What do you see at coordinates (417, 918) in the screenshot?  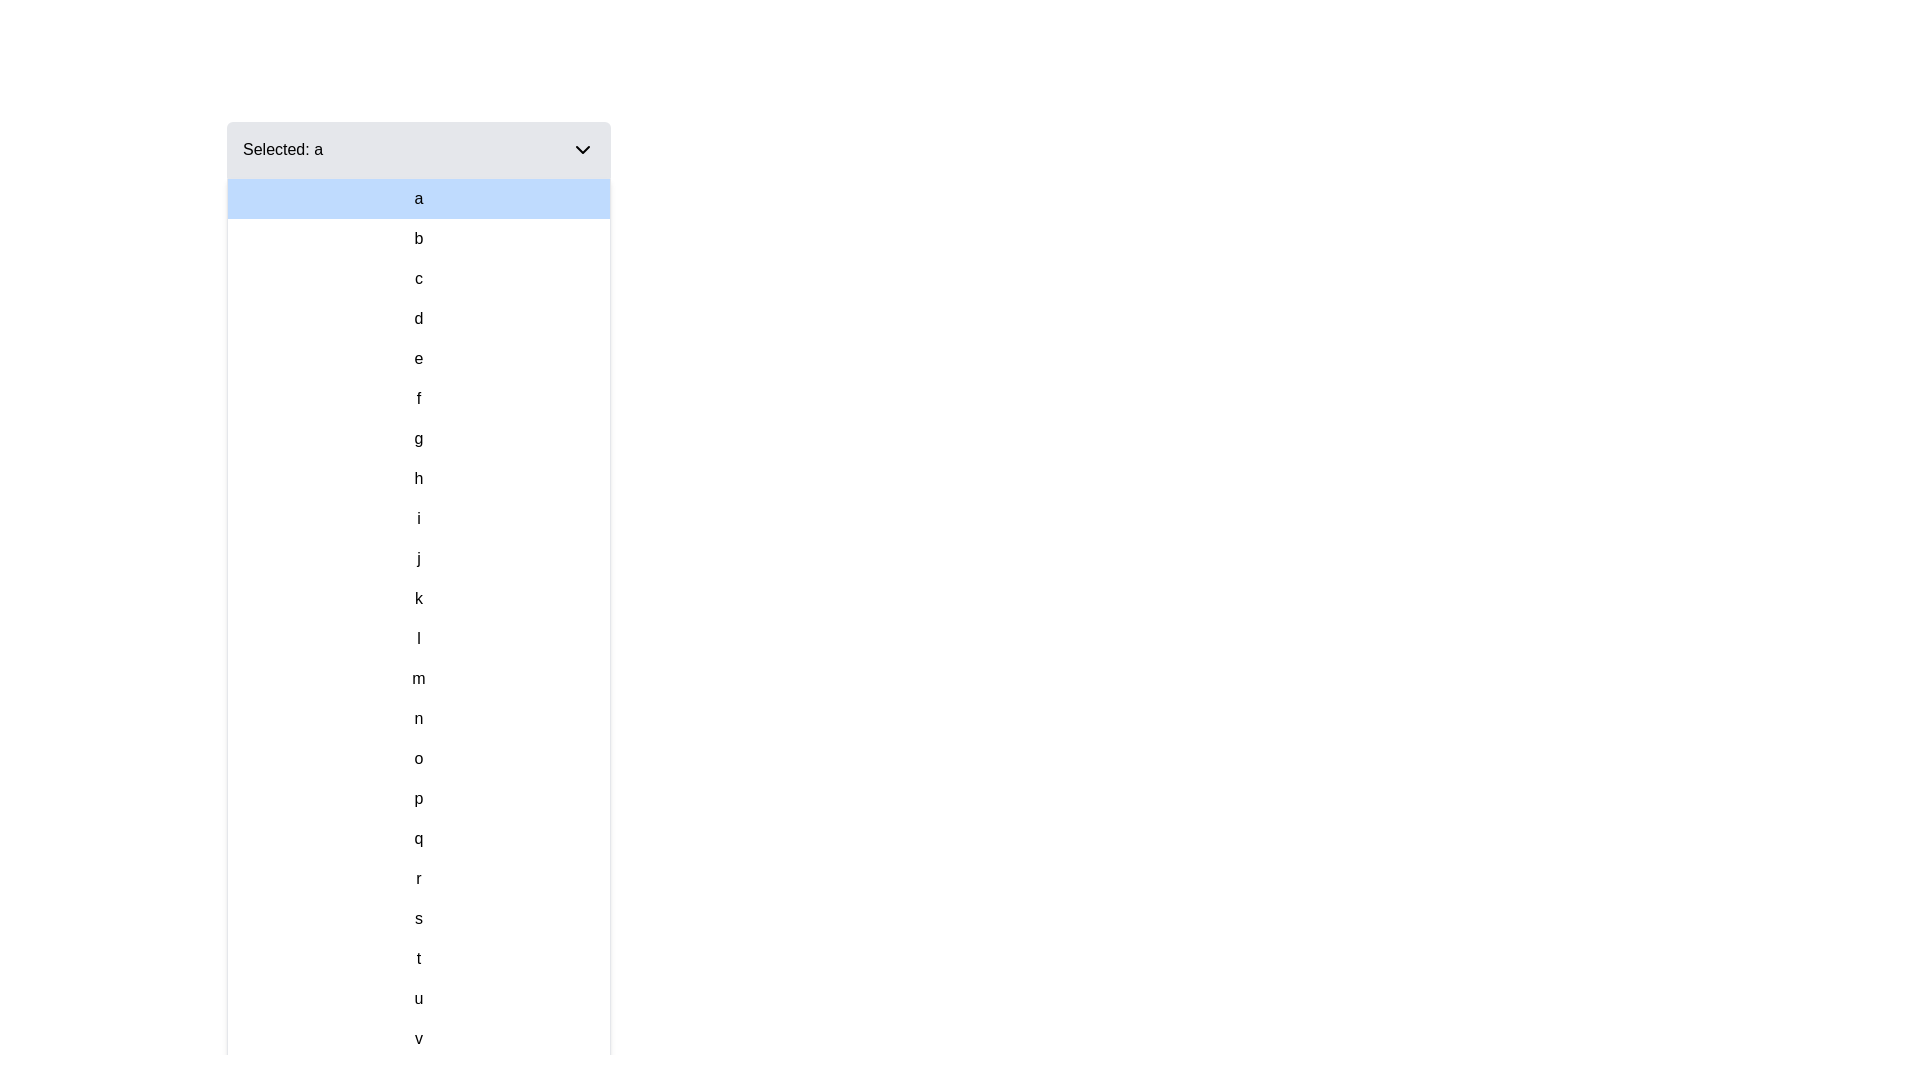 I see `the list item displaying the lowercase letter 's', which is the 19th item in a vertical alphabetical list within a dropdown menu` at bounding box center [417, 918].